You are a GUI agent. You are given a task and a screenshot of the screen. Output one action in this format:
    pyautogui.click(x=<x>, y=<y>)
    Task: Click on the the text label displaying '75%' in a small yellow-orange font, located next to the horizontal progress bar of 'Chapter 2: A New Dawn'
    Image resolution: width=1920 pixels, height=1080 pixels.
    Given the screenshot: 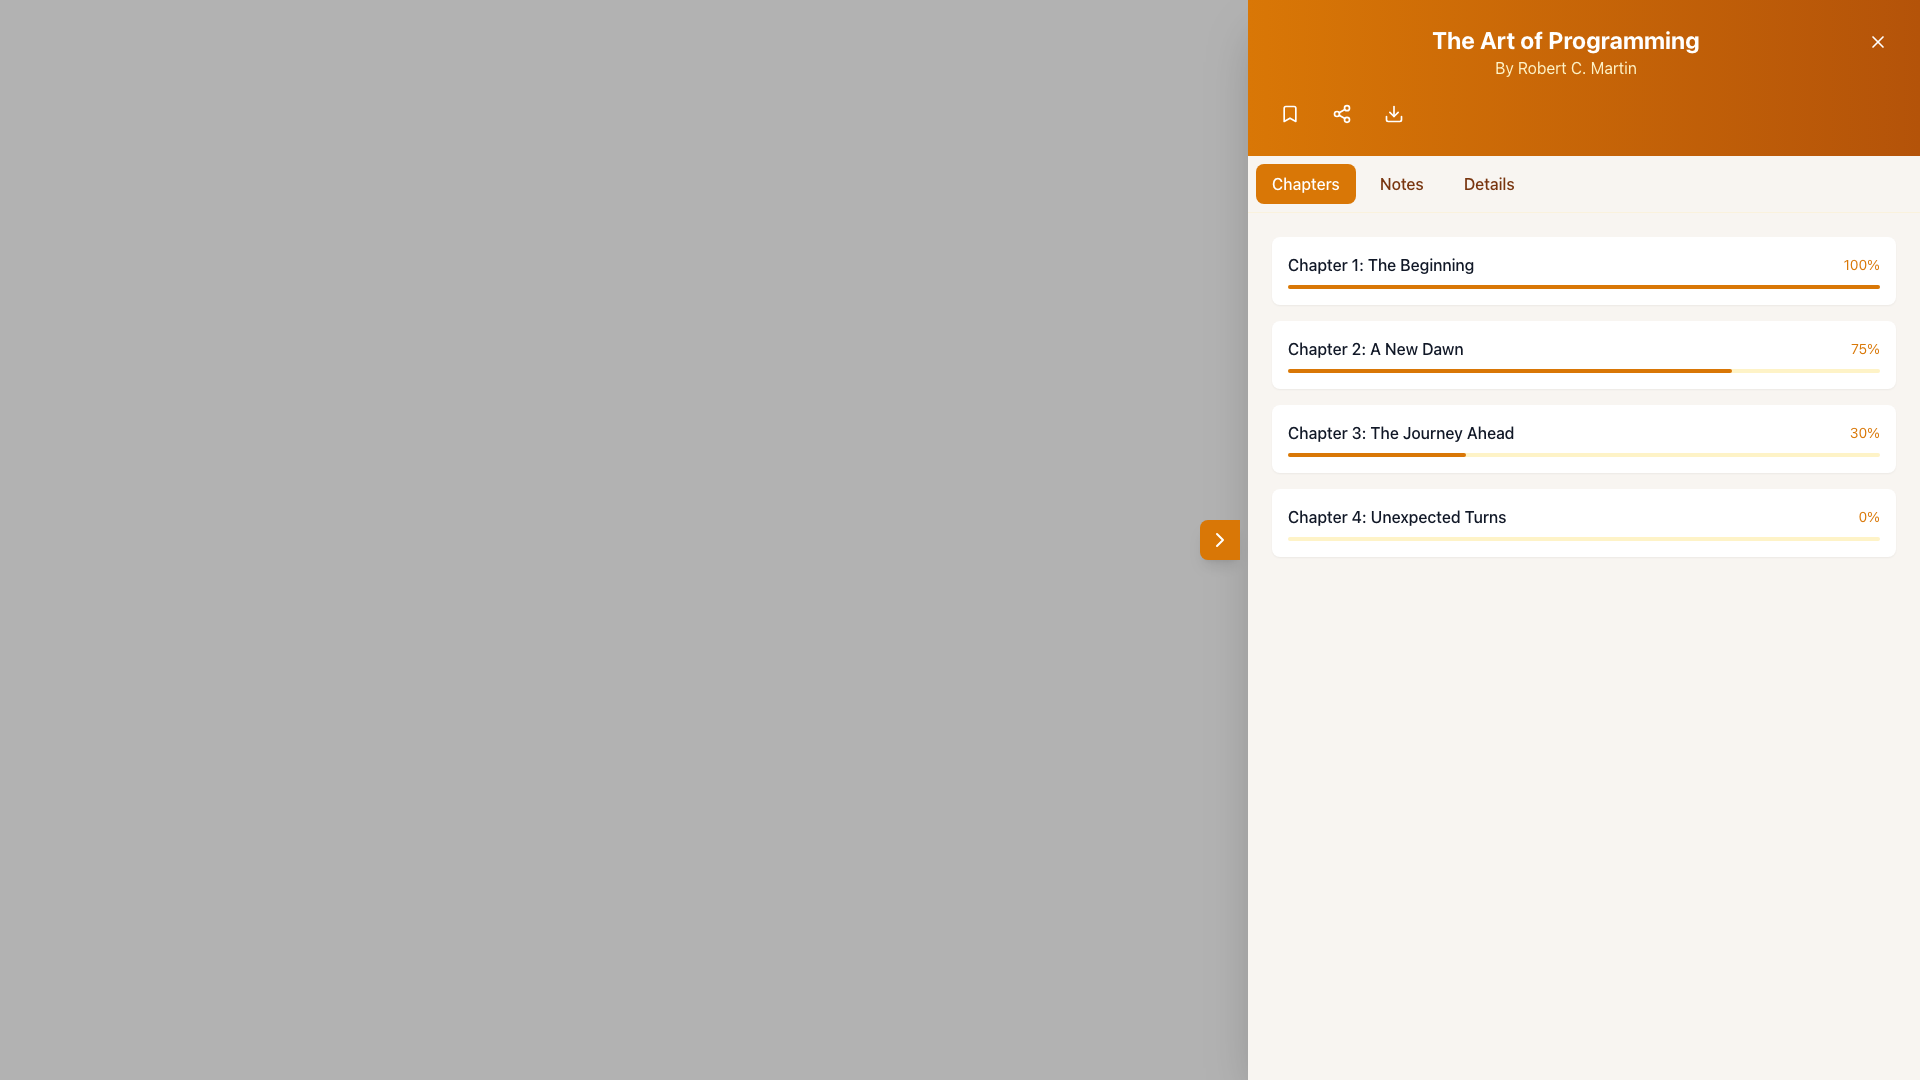 What is the action you would take?
    pyautogui.click(x=1864, y=347)
    